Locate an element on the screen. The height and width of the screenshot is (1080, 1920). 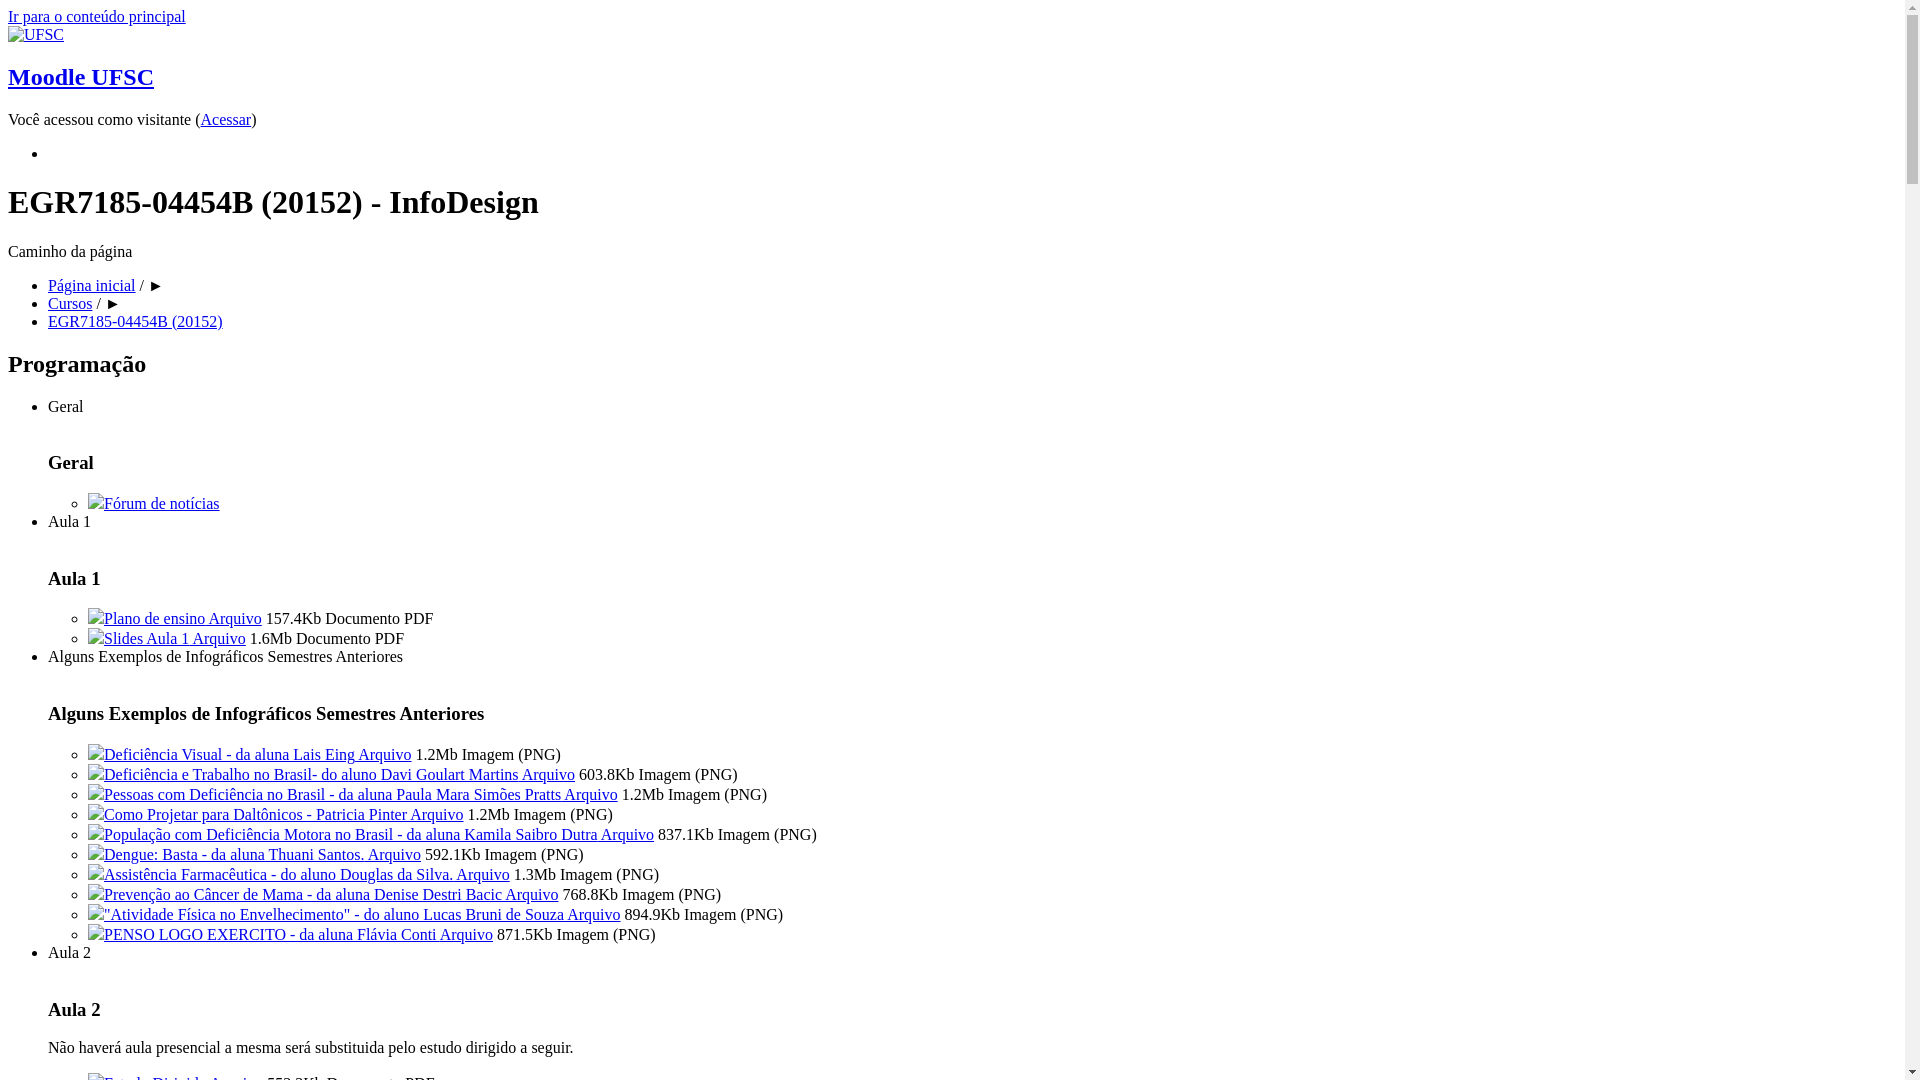
'Slides Aula 1 Arquivo' is located at coordinates (167, 638).